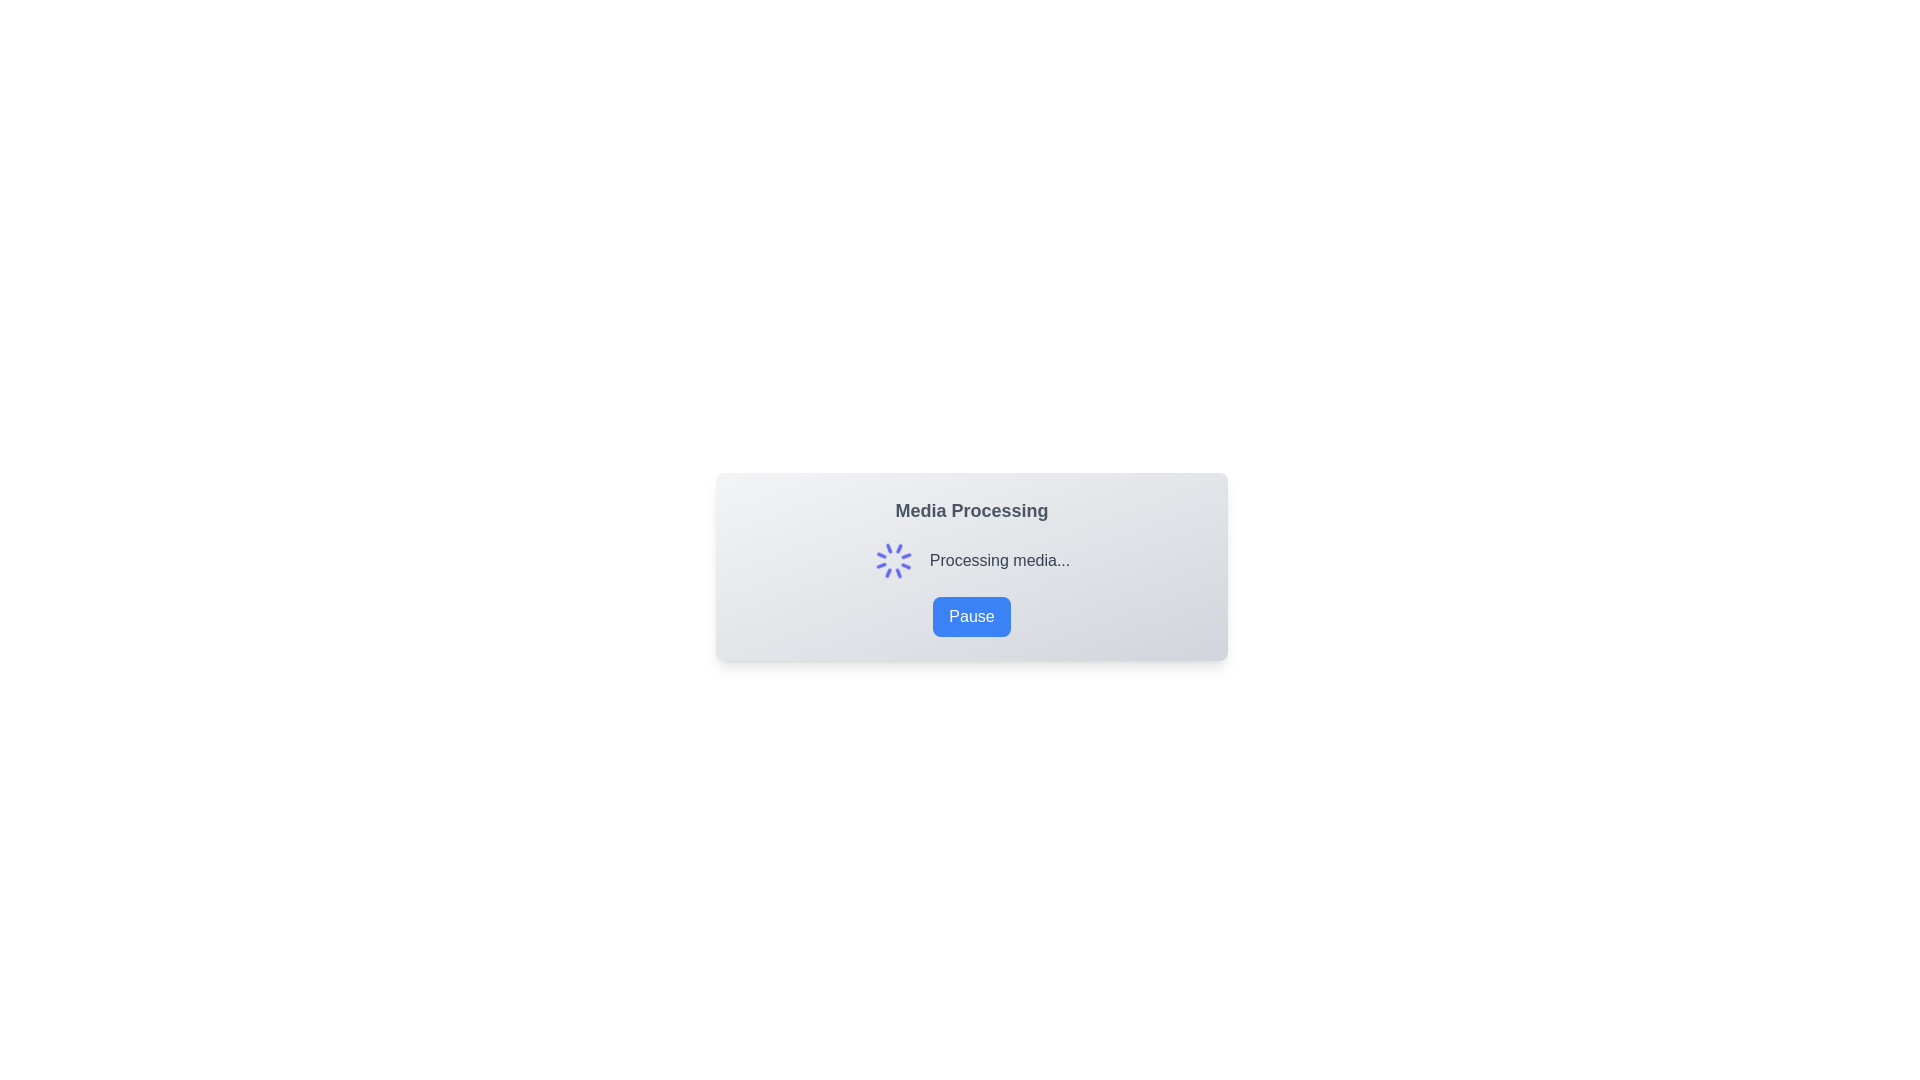 The image size is (1920, 1080). I want to click on the static text label that indicates the current media processing operation, located to the right of a spinning loader icon and above a blue 'Pause' button, so click(999, 560).